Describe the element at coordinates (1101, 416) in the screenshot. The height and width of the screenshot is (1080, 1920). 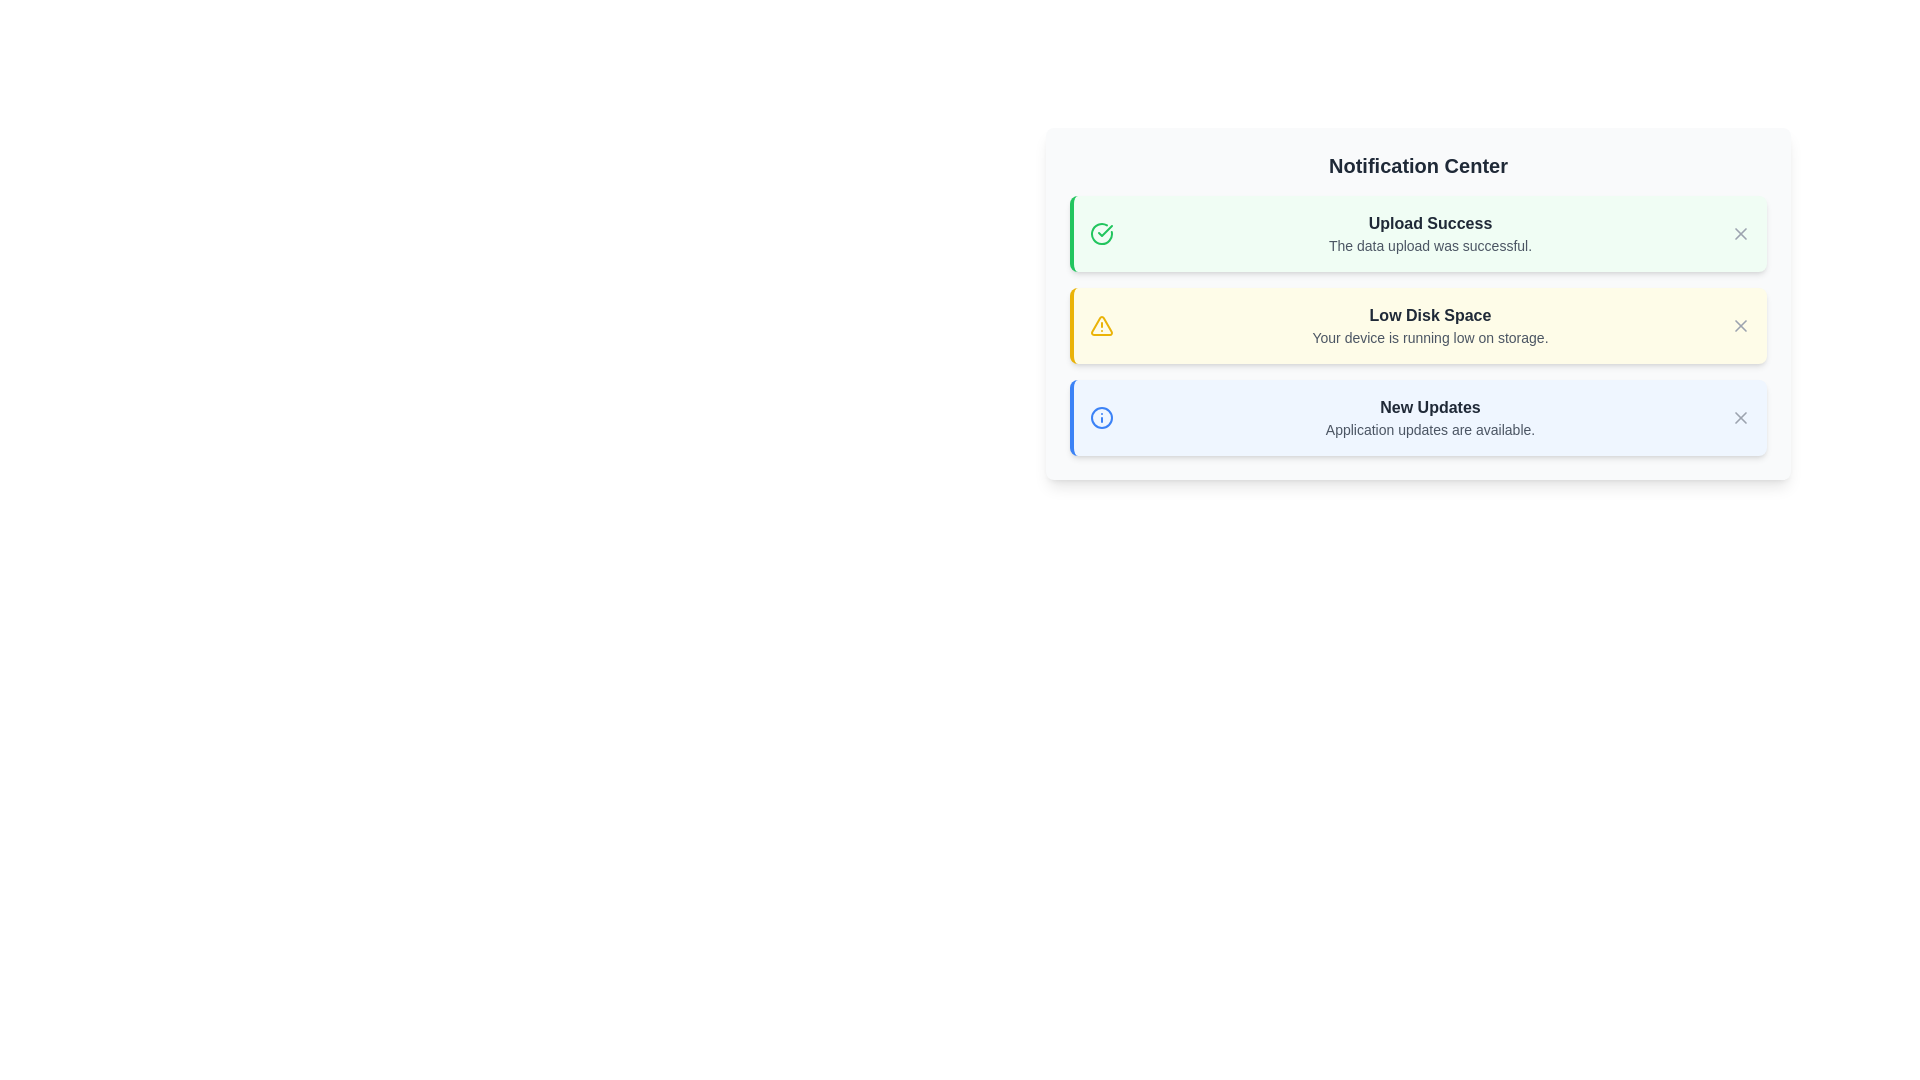
I see `the outer circle of the icon in the 'New Updates' notification card, which has a blue stroke and a white background` at that location.